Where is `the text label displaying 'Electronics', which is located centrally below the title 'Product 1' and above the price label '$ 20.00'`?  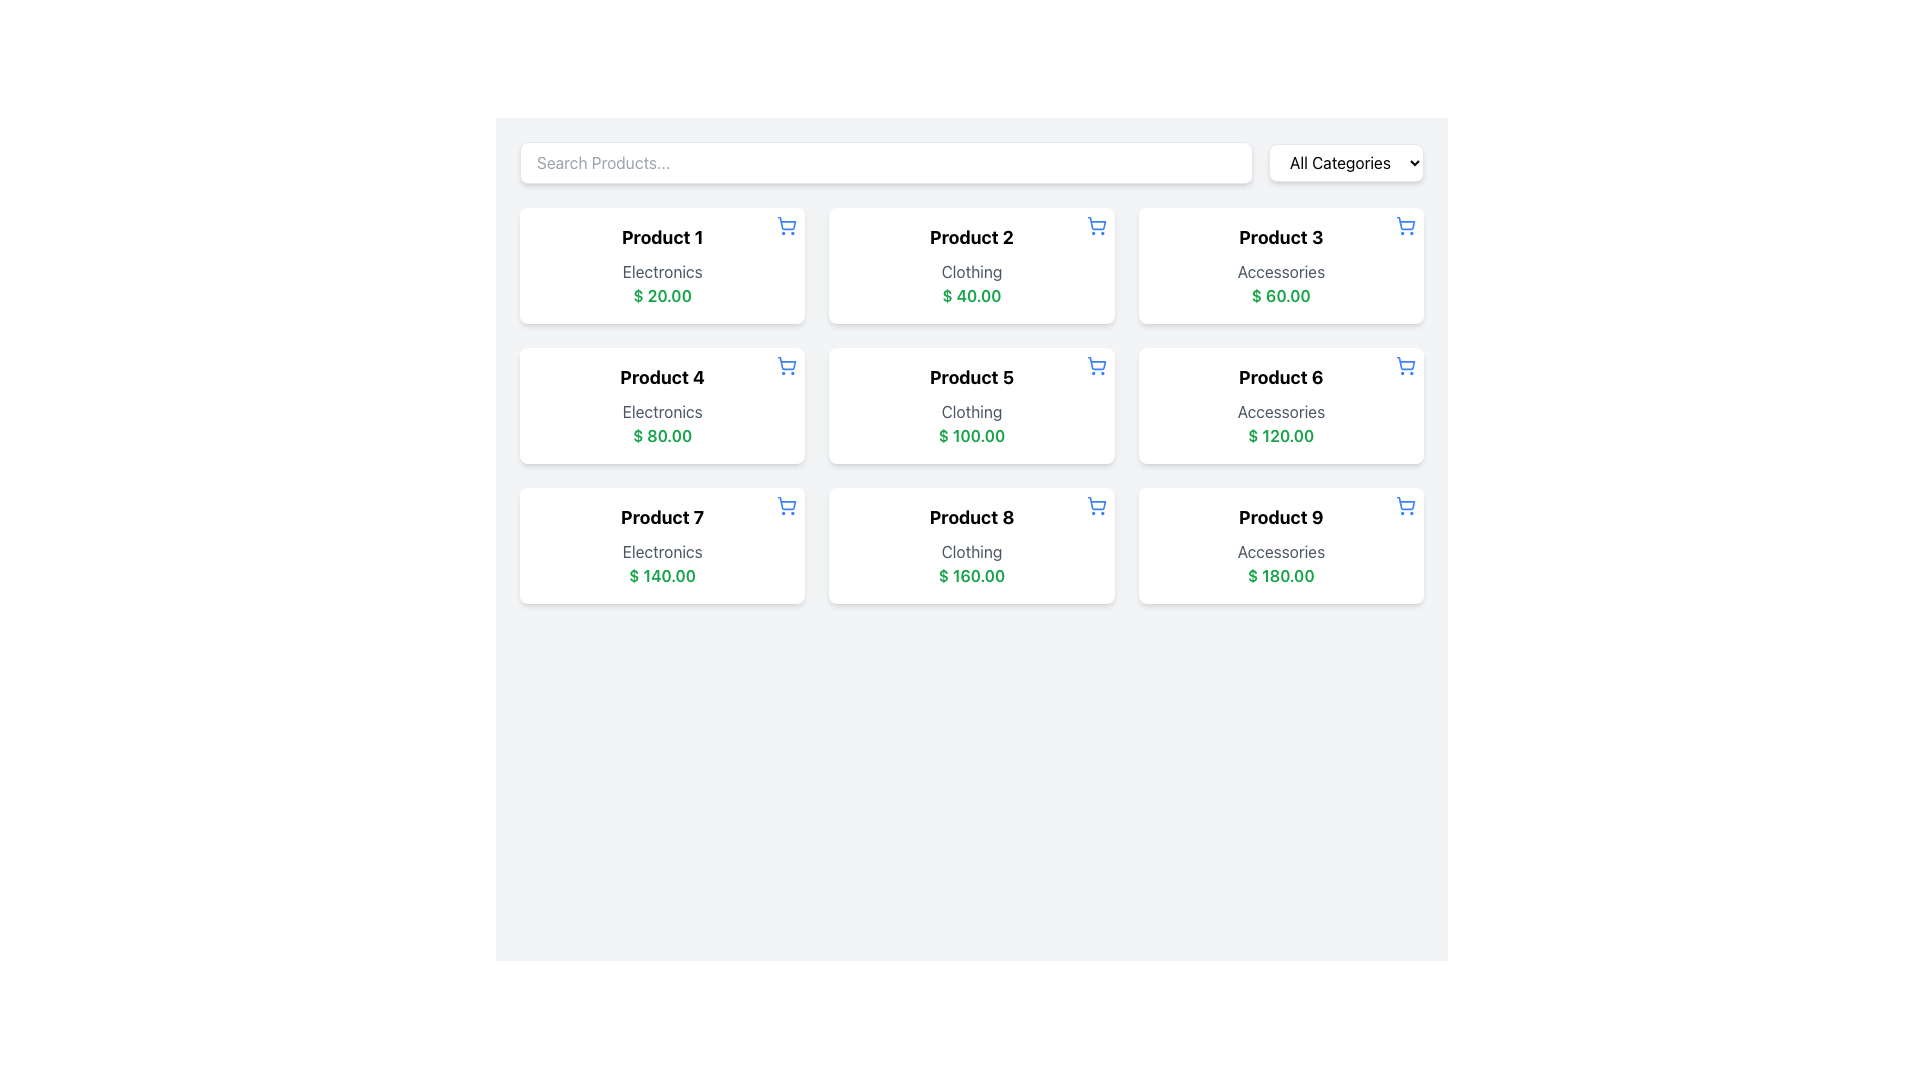 the text label displaying 'Electronics', which is located centrally below the title 'Product 1' and above the price label '$ 20.00' is located at coordinates (662, 272).